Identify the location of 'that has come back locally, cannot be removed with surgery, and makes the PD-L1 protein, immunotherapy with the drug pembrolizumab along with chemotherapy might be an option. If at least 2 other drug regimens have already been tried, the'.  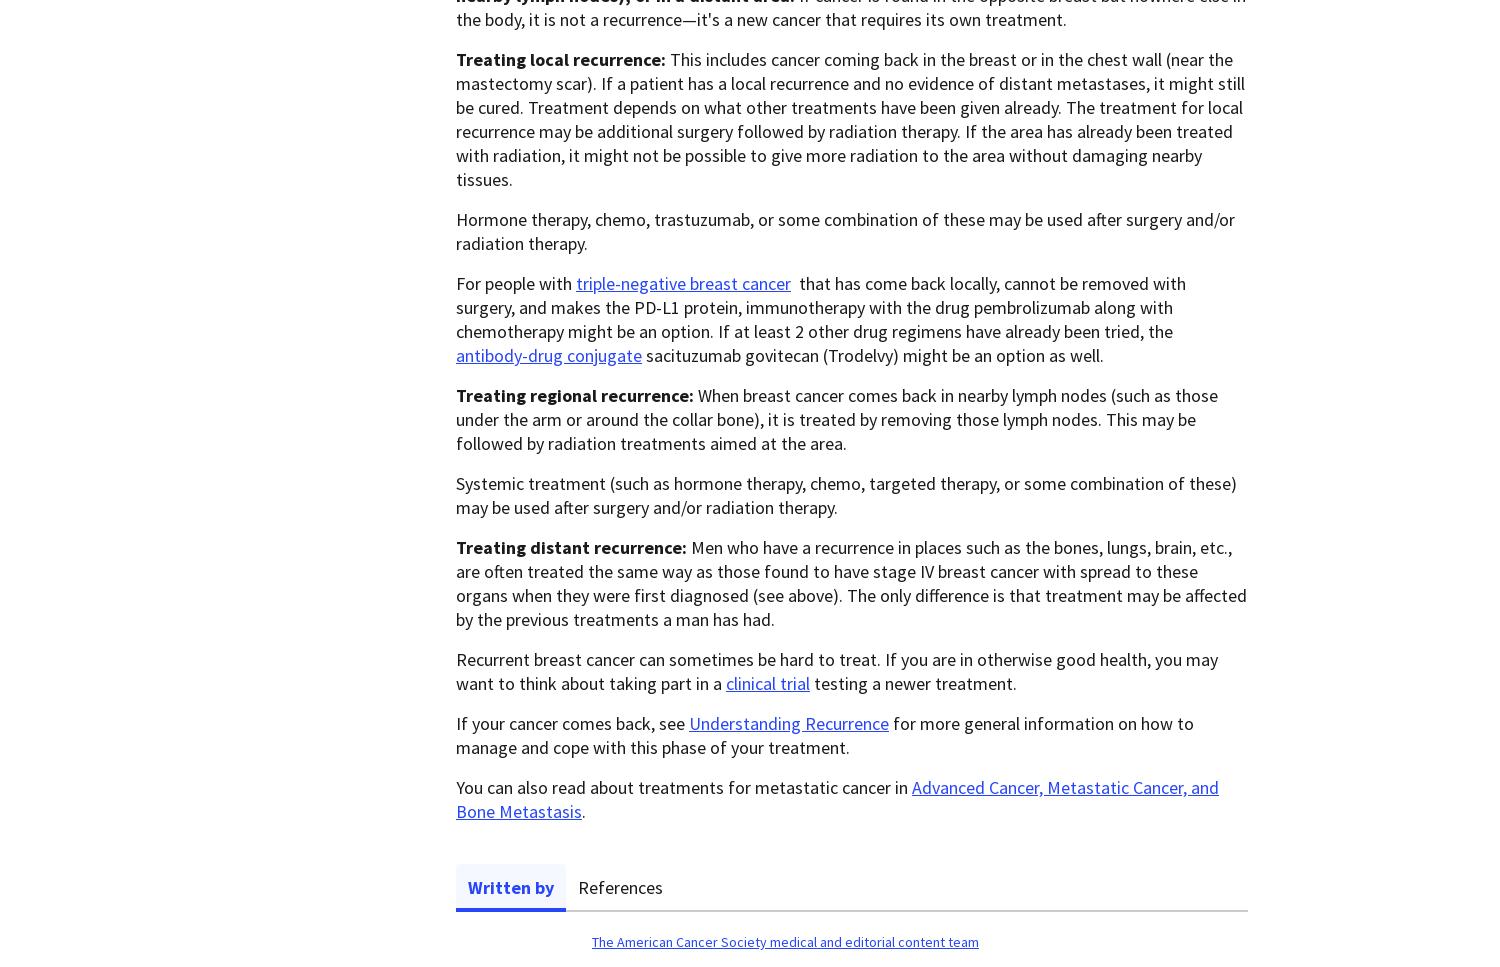
(819, 307).